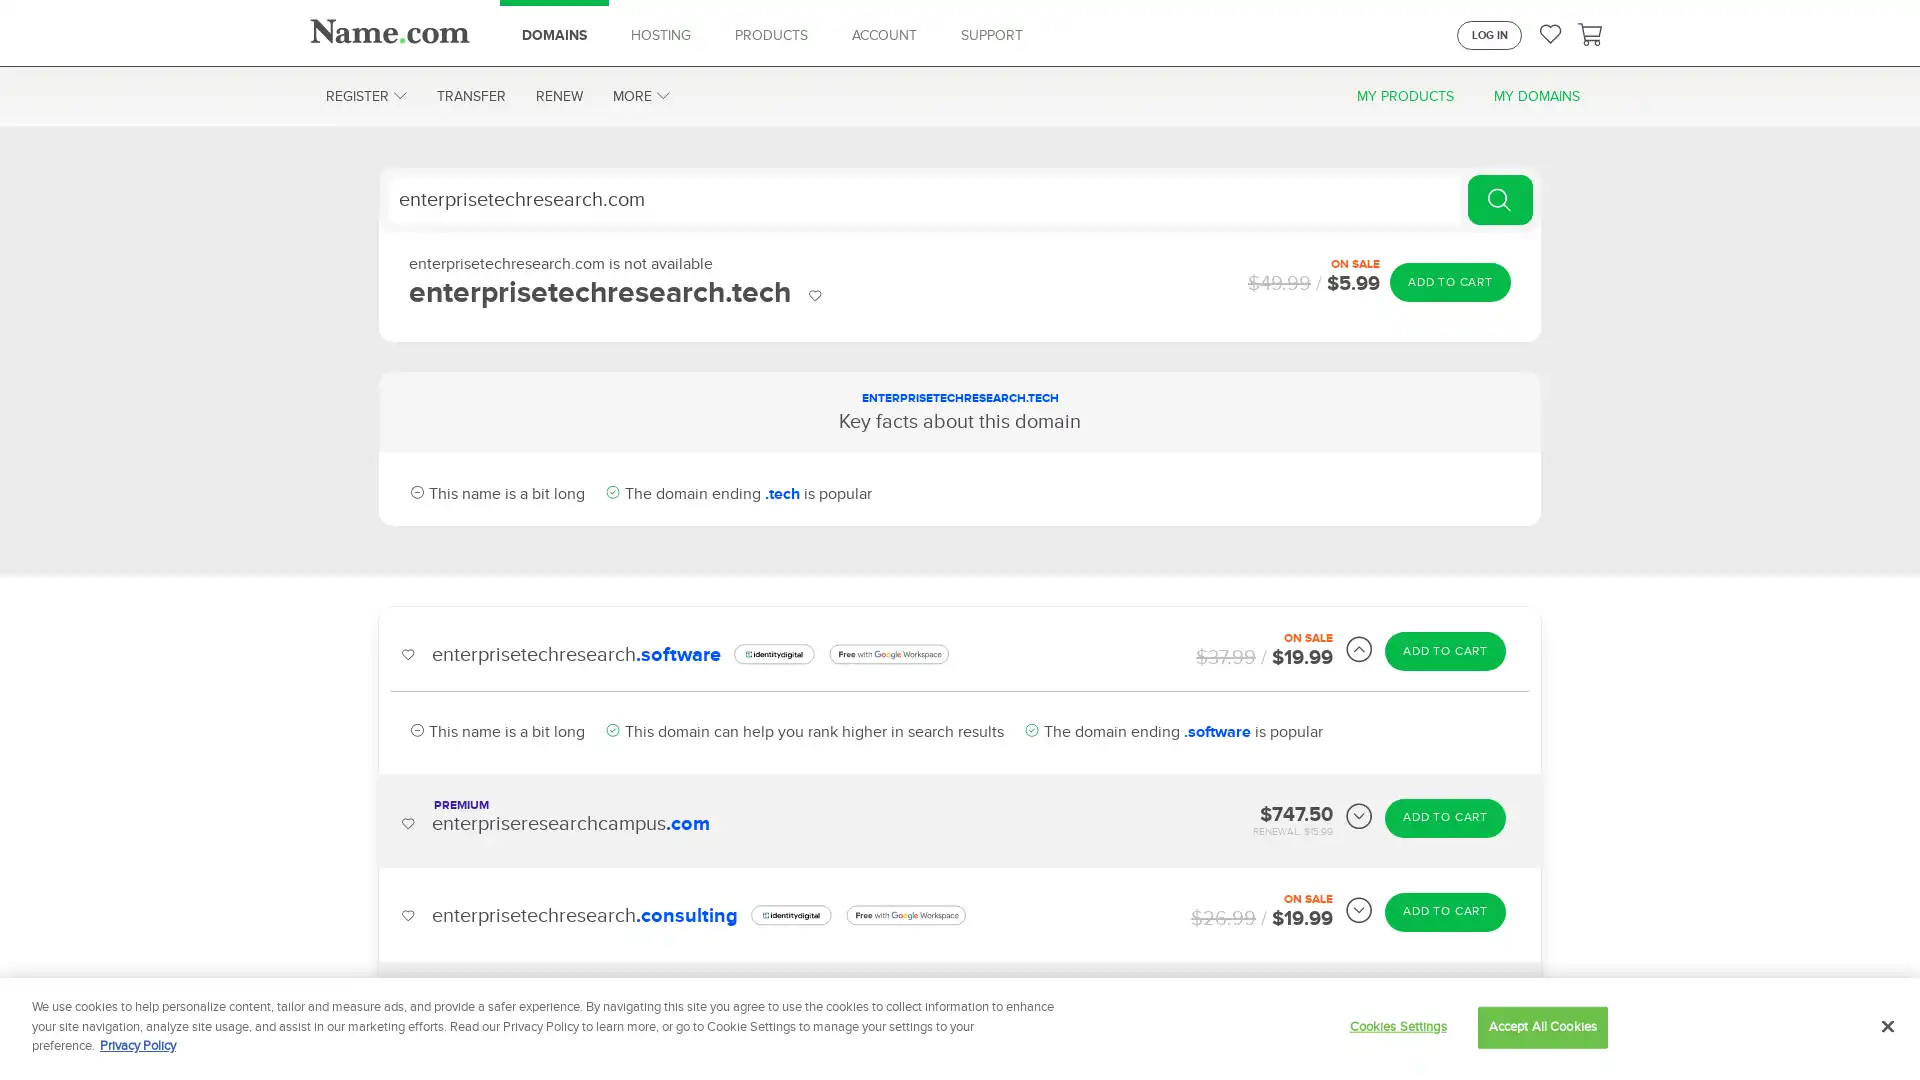 This screenshot has width=1920, height=1080. I want to click on Accept All Cookies, so click(1541, 1026).